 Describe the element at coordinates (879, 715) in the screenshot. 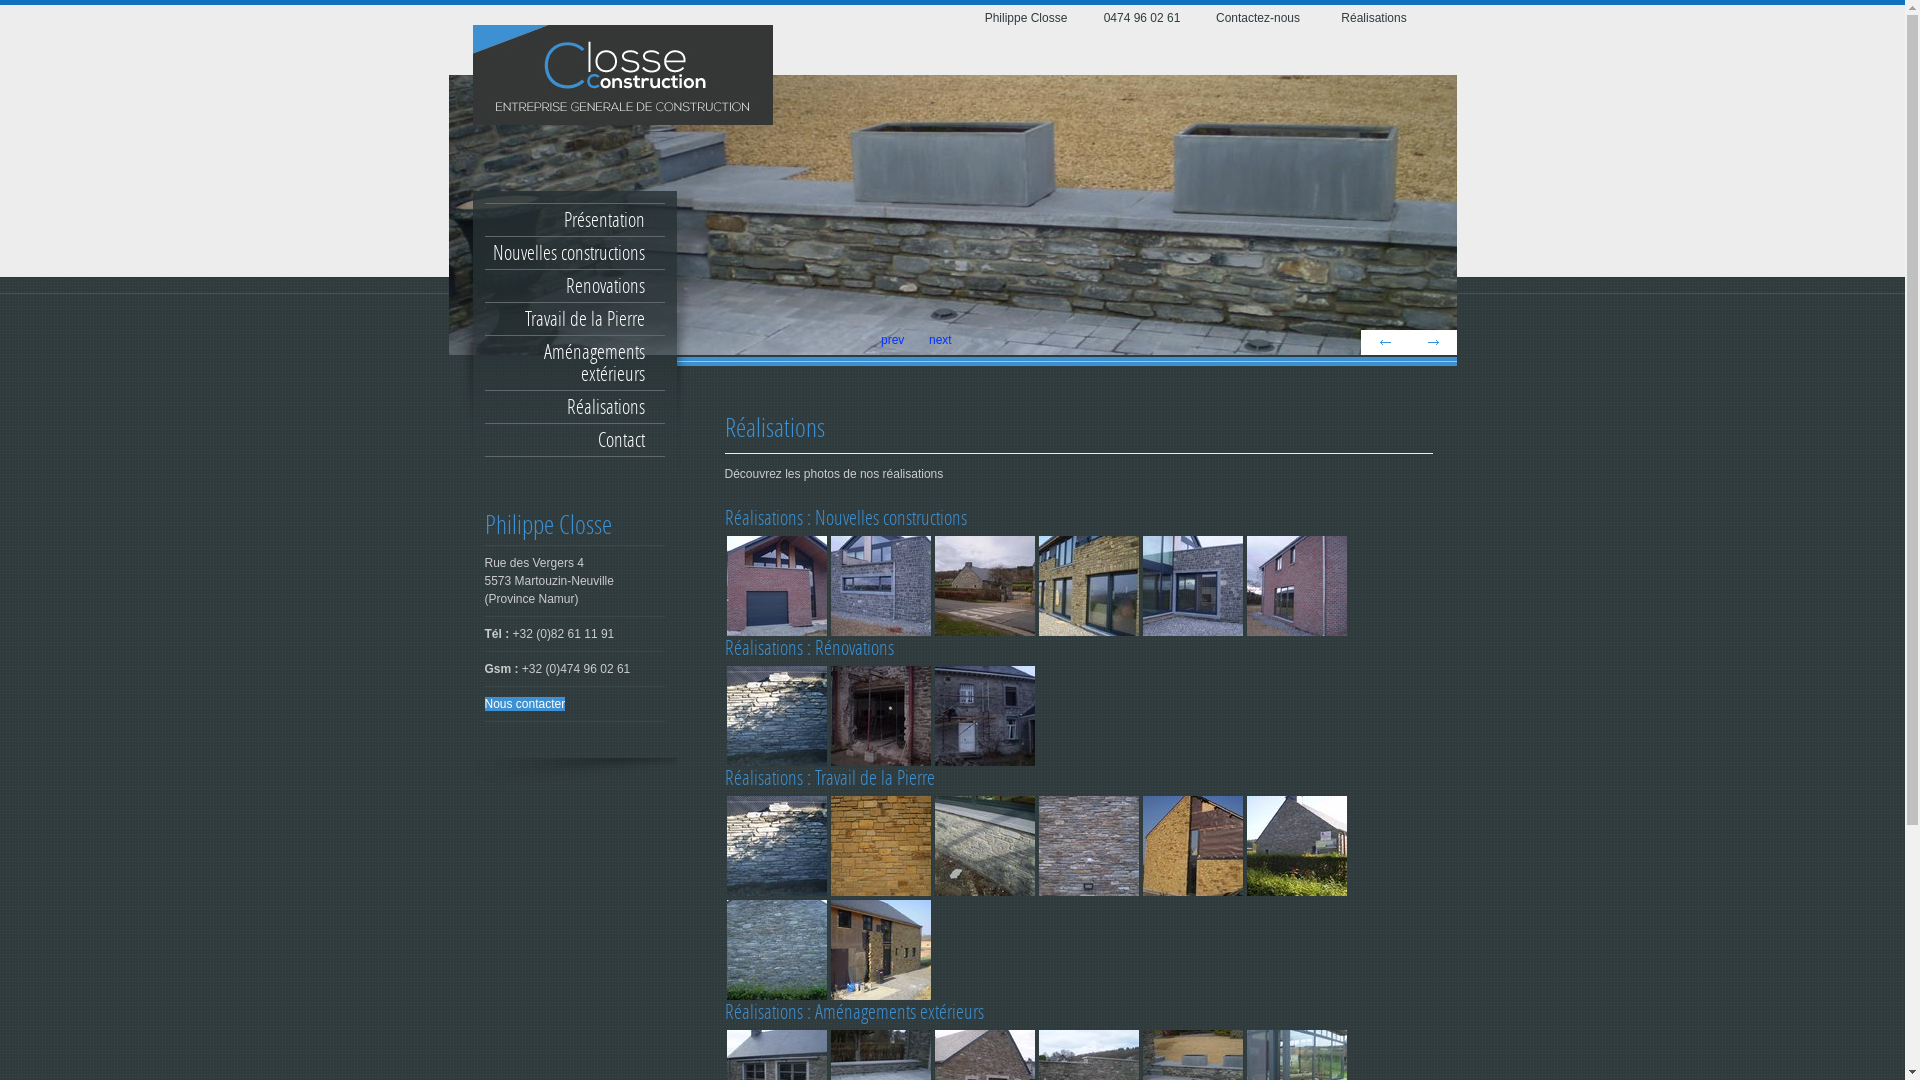

I see `'OLYMPUS DIGITAL CAMERA         '` at that location.